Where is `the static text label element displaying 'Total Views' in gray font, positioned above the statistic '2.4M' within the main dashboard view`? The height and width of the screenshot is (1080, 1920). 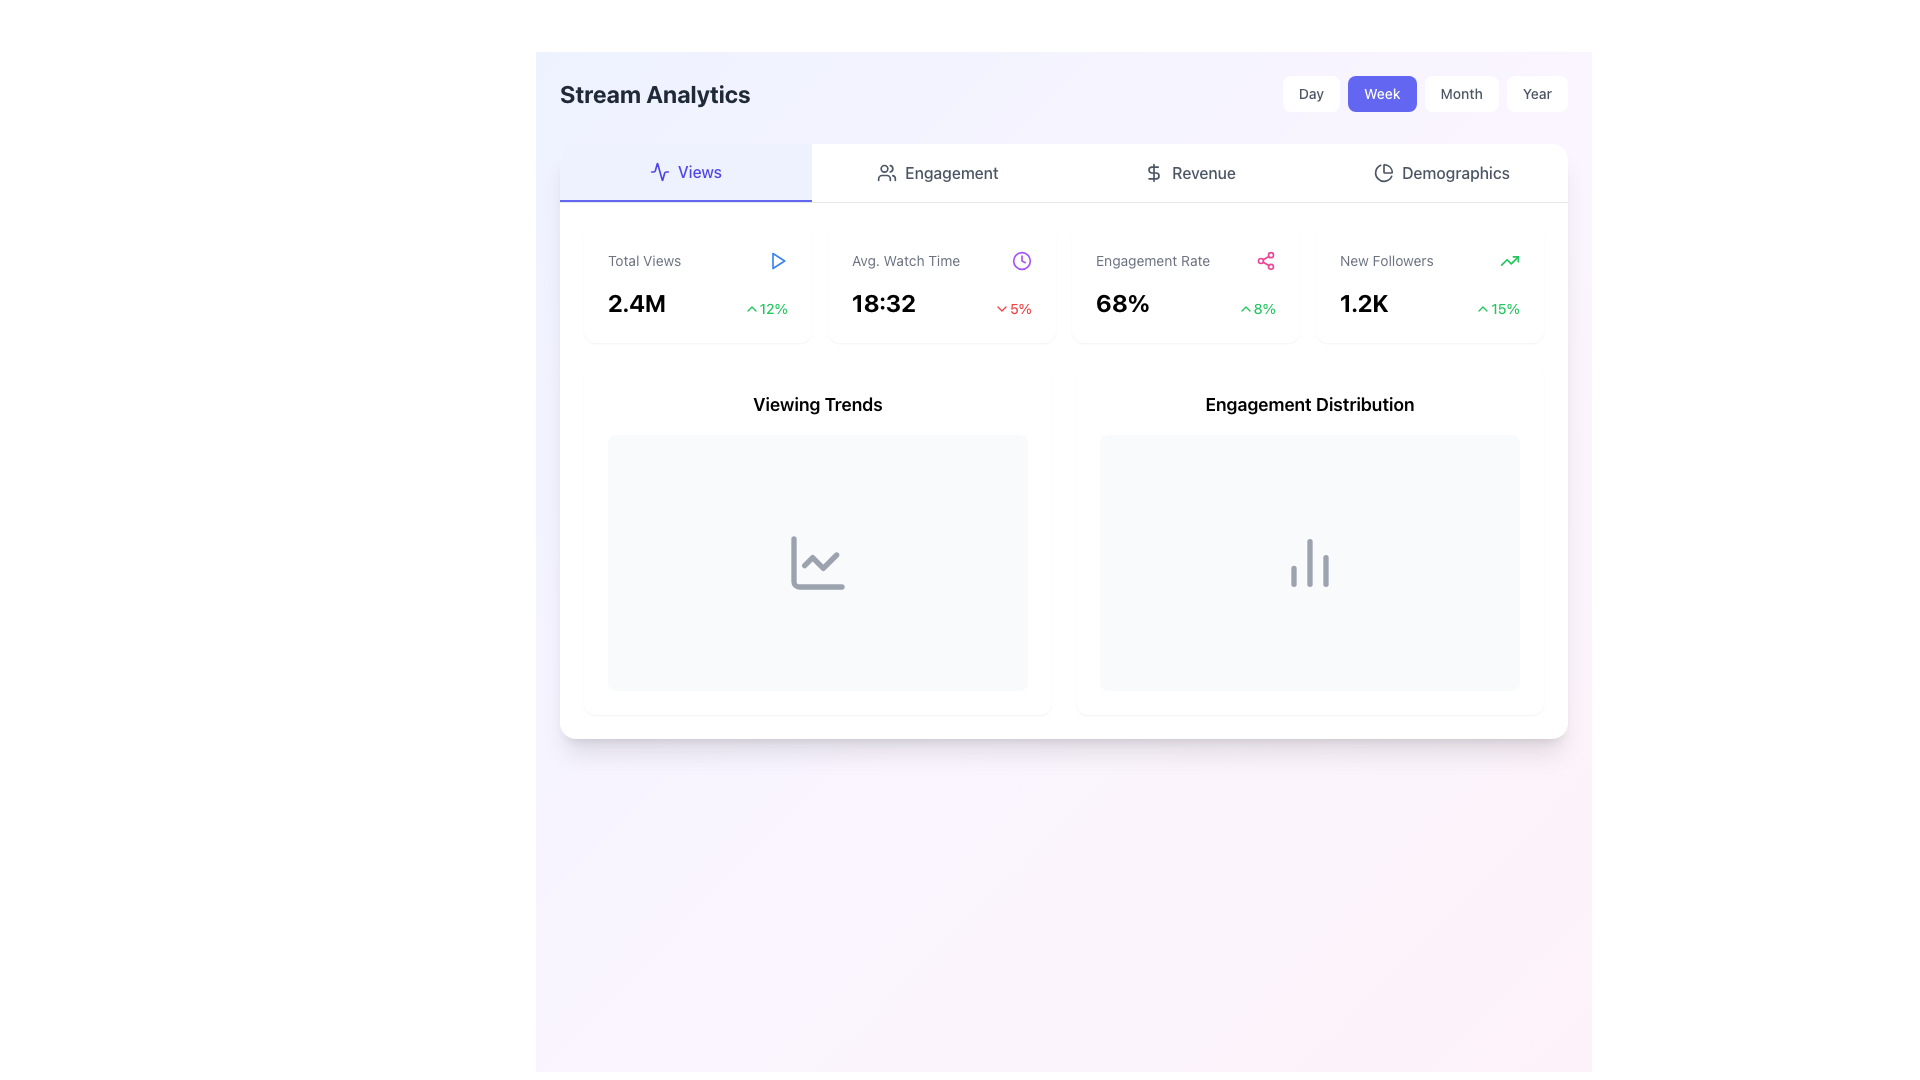 the static text label element displaying 'Total Views' in gray font, positioned above the statistic '2.4M' within the main dashboard view is located at coordinates (644, 260).